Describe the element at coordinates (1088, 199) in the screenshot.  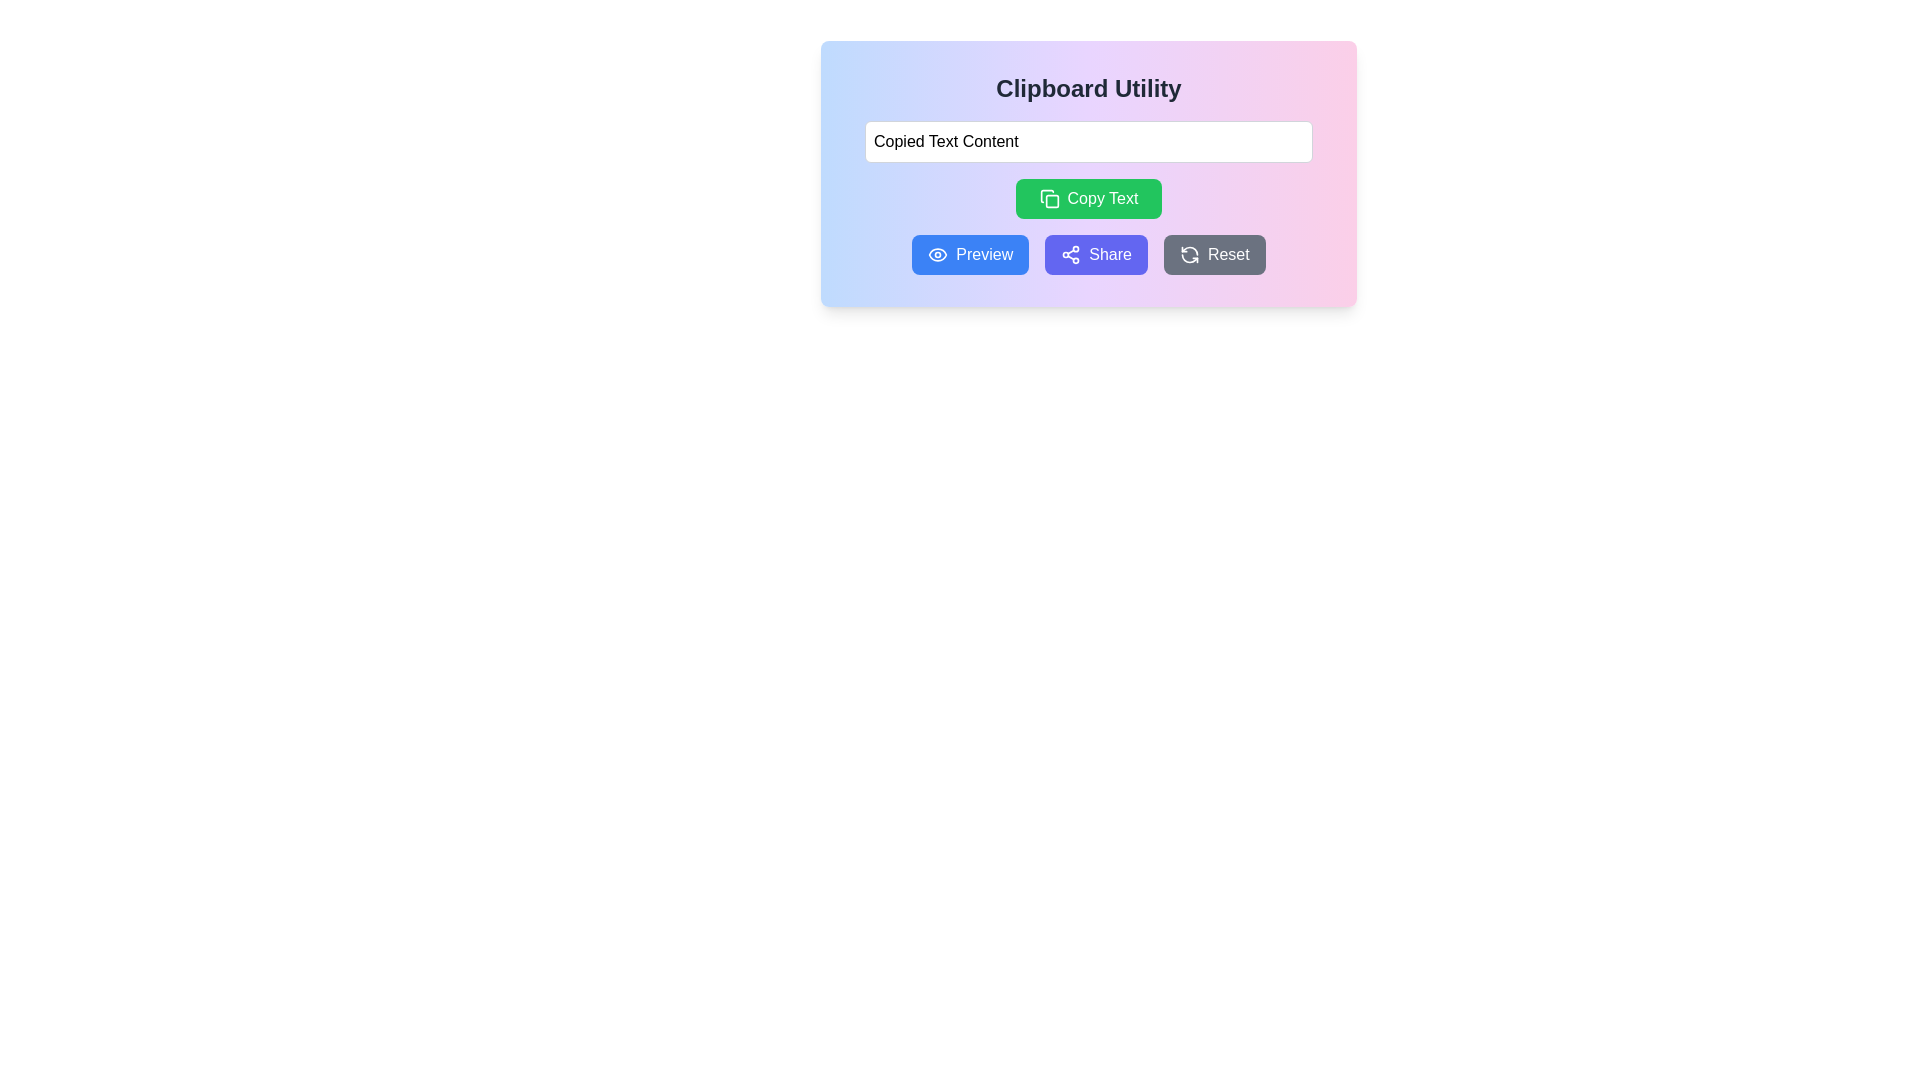
I see `the green 'Copy Text' button, which is rectangular with rounded edges and features an icon of two overlapping squares on the left side` at that location.